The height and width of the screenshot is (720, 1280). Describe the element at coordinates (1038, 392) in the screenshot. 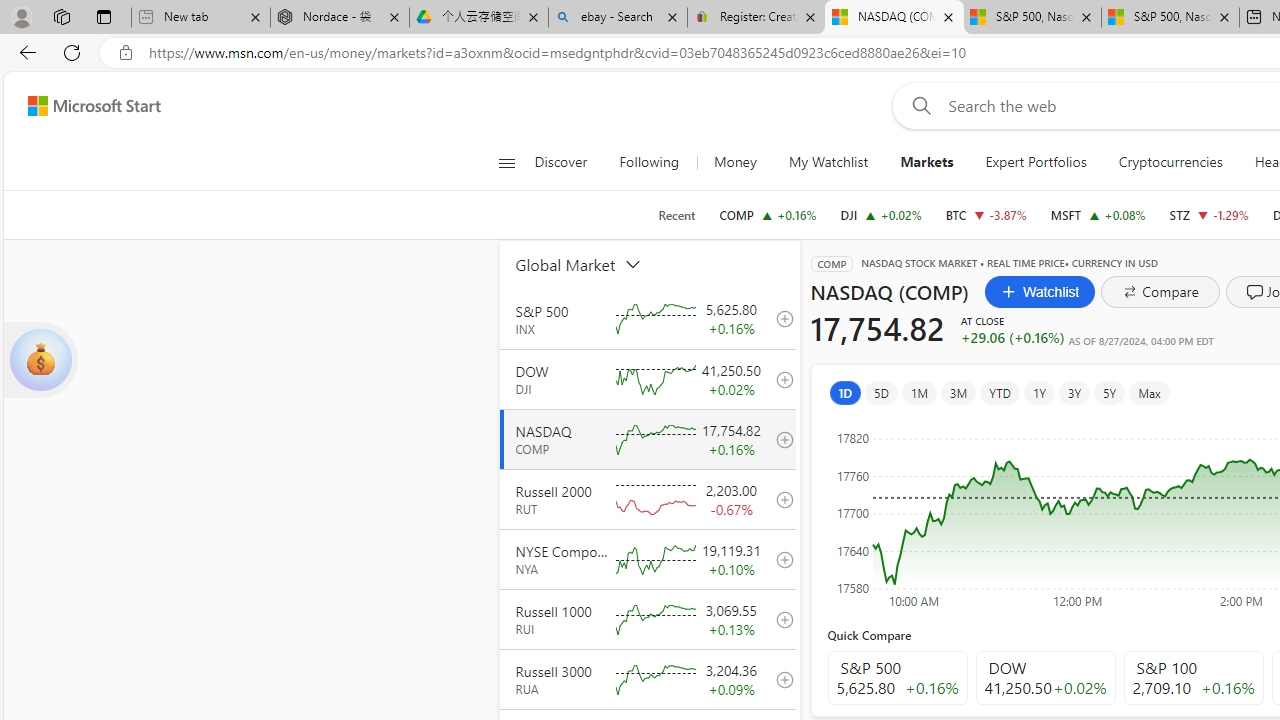

I see `'1Y'` at that location.